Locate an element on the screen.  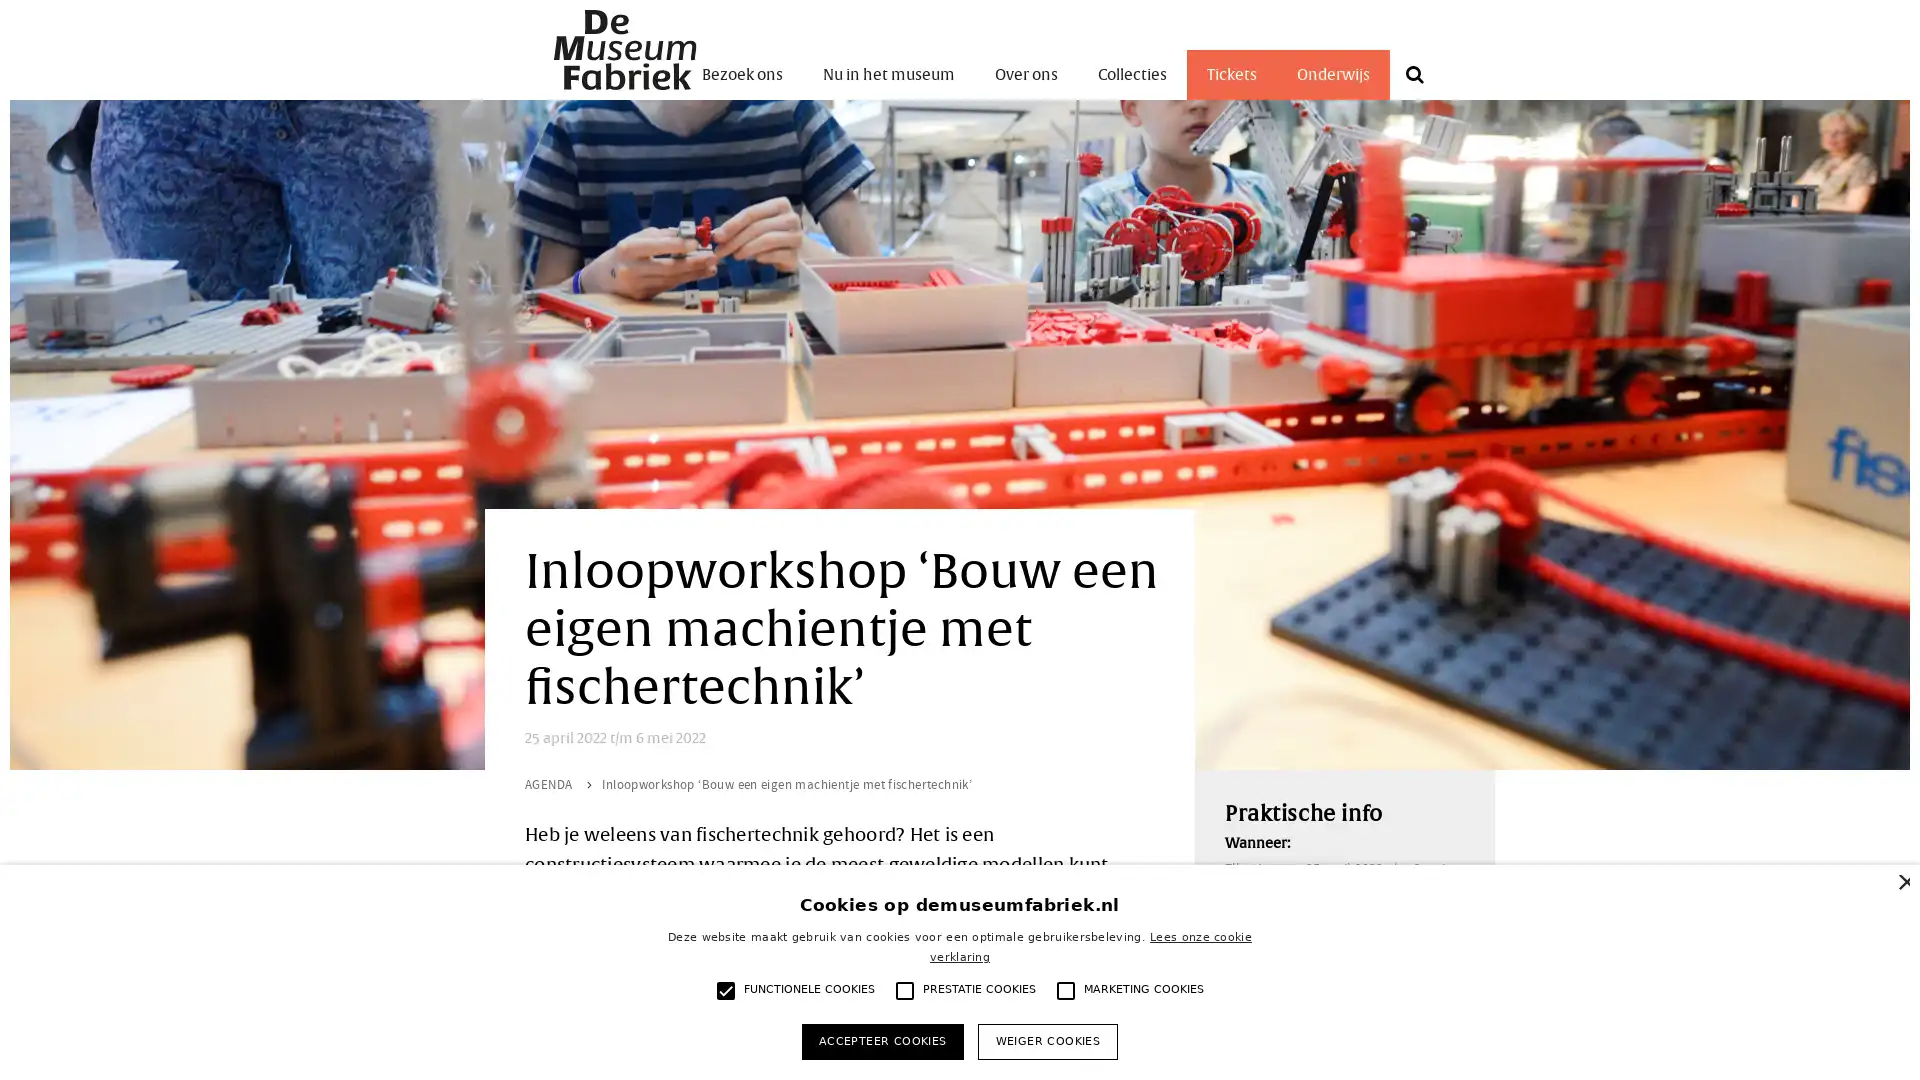
ACCEPTEER COOKIES is located at coordinates (881, 1040).